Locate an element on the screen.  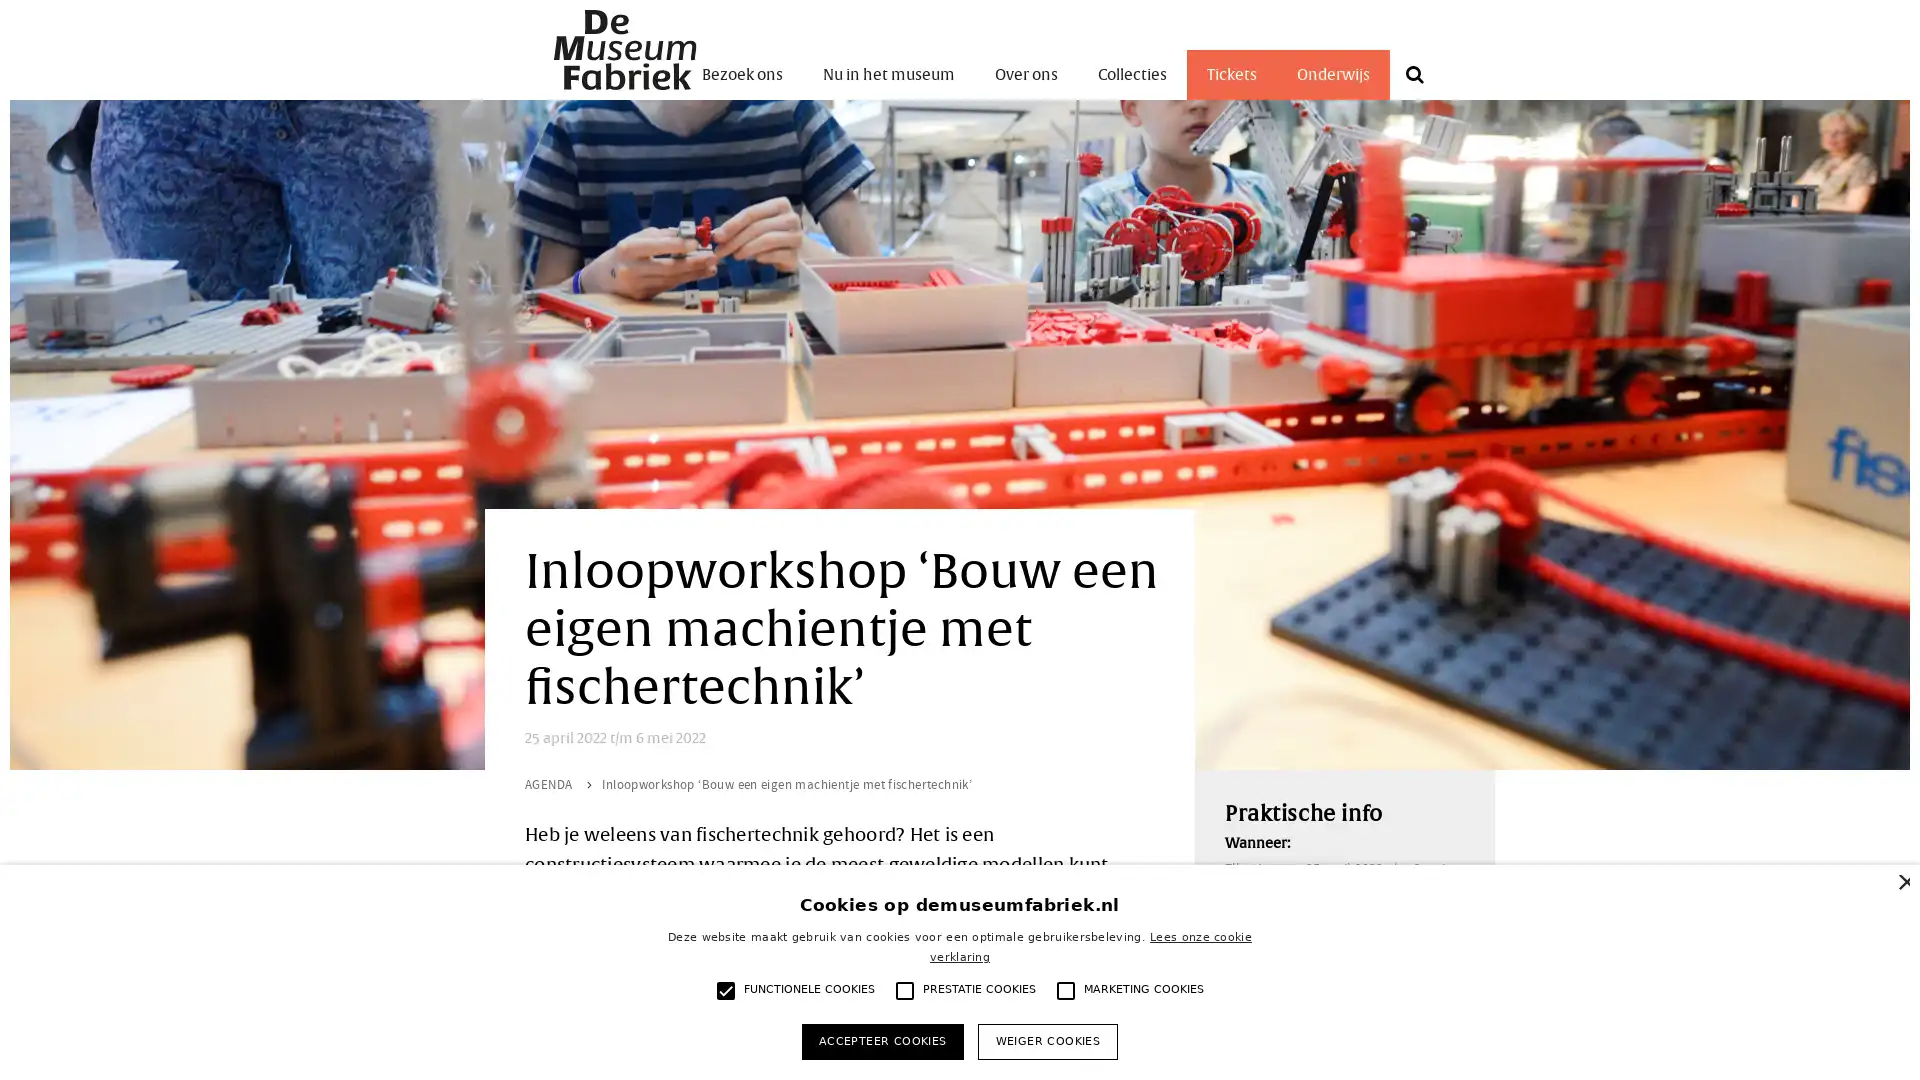
ACCEPTEER COOKIES is located at coordinates (881, 1040).